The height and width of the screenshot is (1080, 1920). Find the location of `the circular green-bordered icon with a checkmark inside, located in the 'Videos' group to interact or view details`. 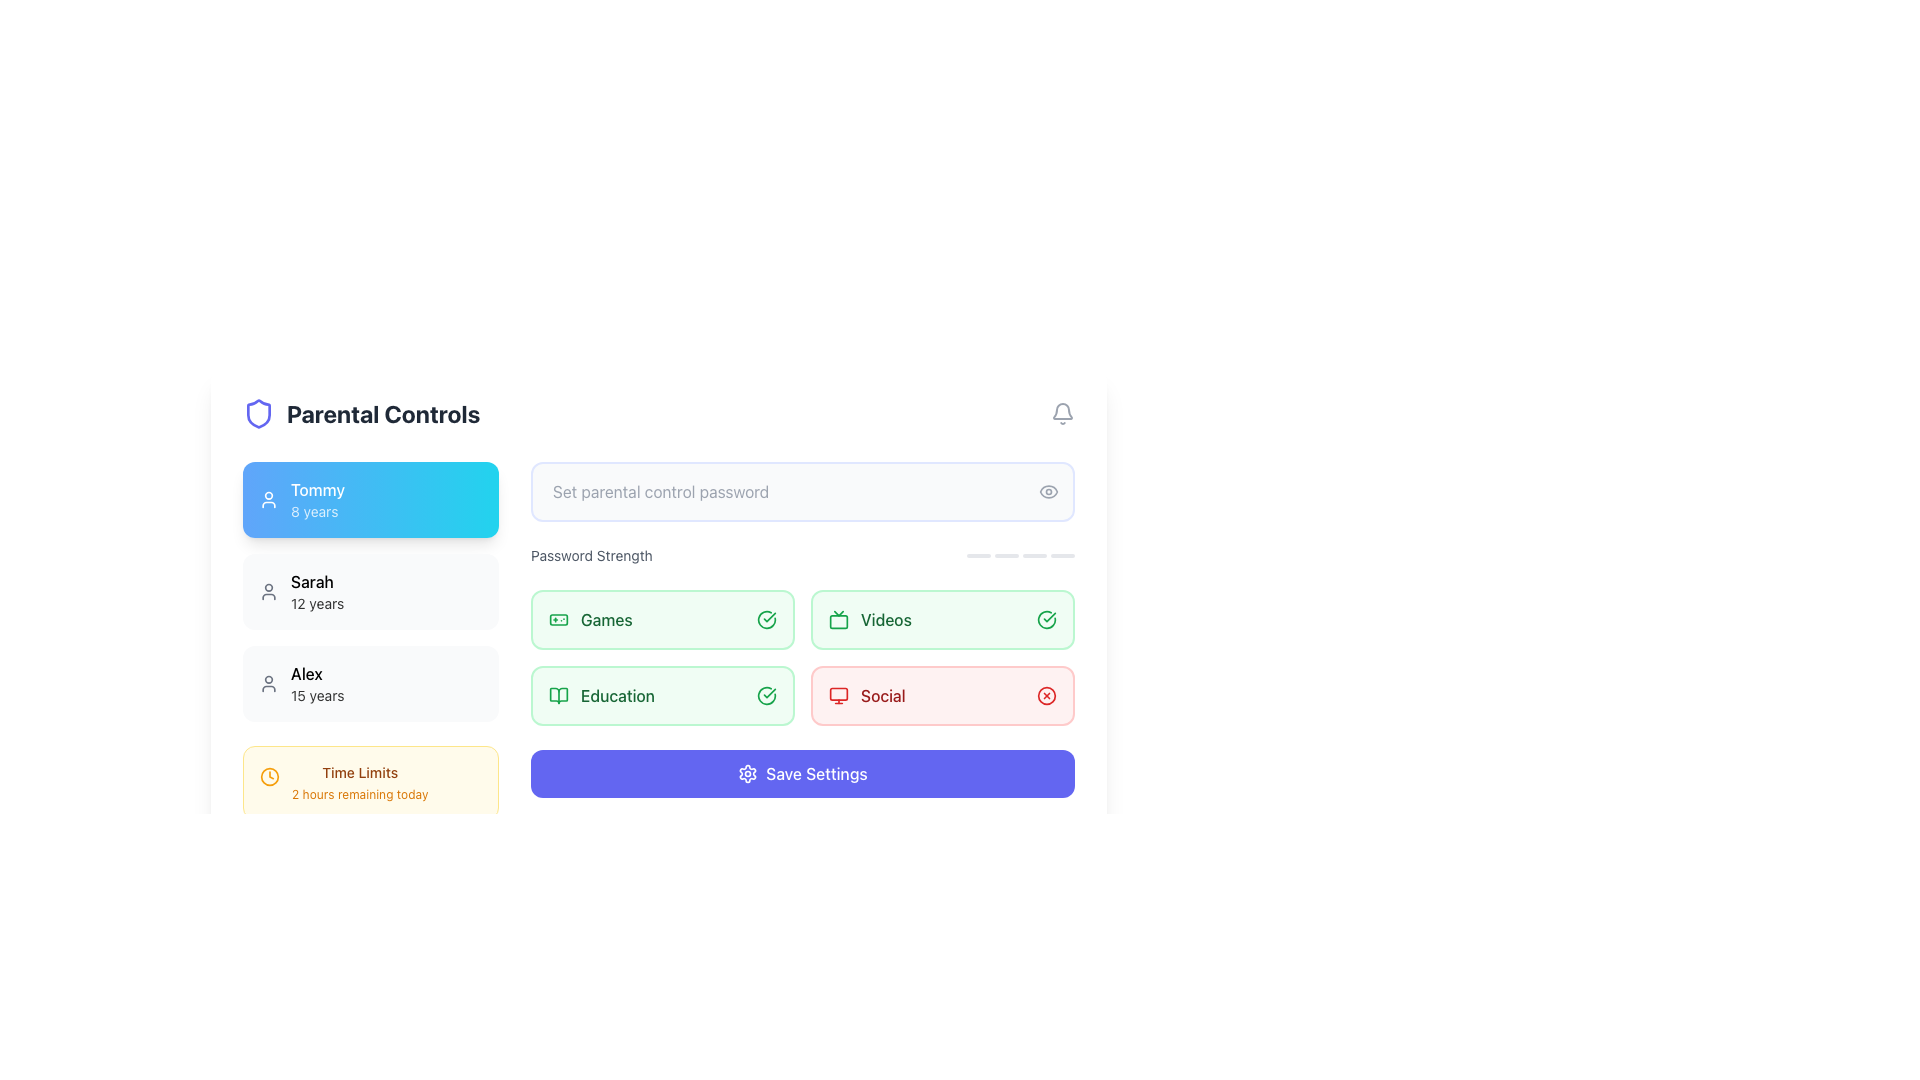

the circular green-bordered icon with a checkmark inside, located in the 'Videos' group to interact or view details is located at coordinates (1045, 619).